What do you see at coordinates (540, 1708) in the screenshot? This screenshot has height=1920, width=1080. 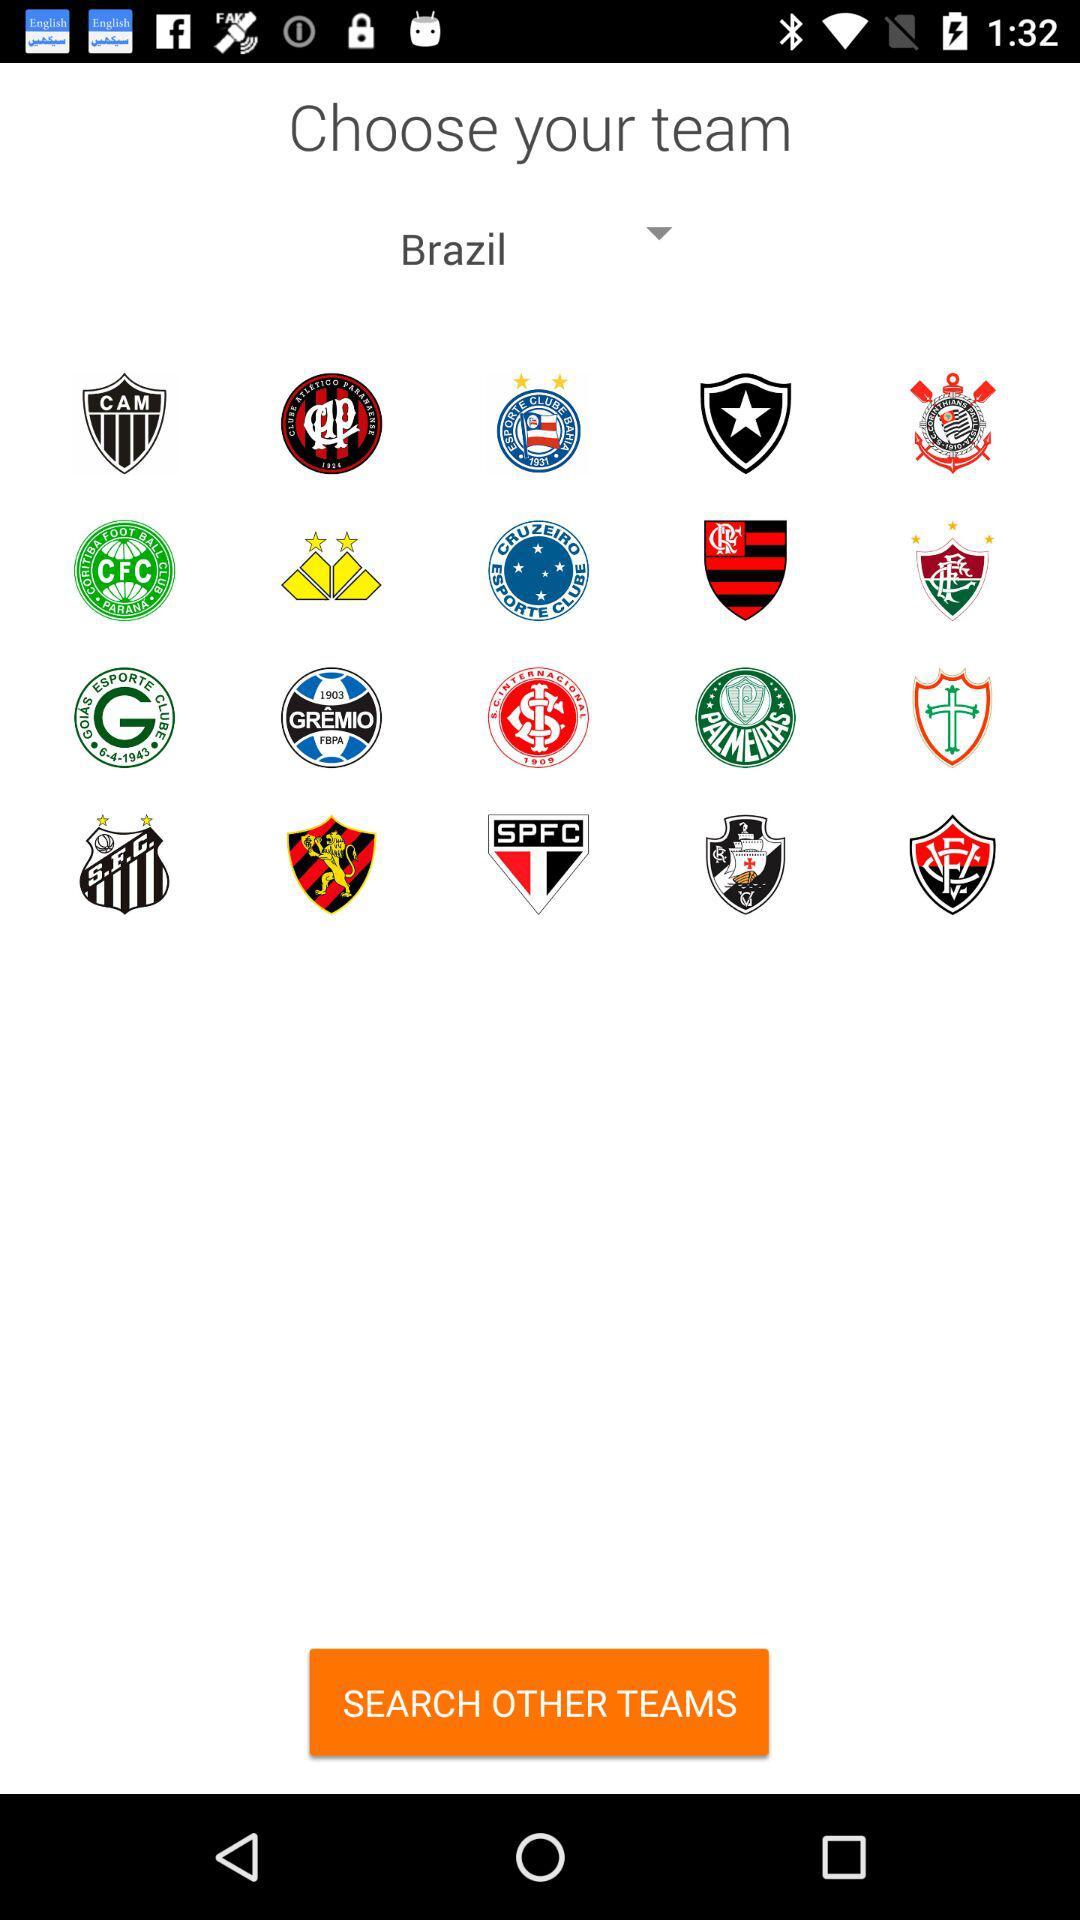 I see `orange button` at bounding box center [540, 1708].